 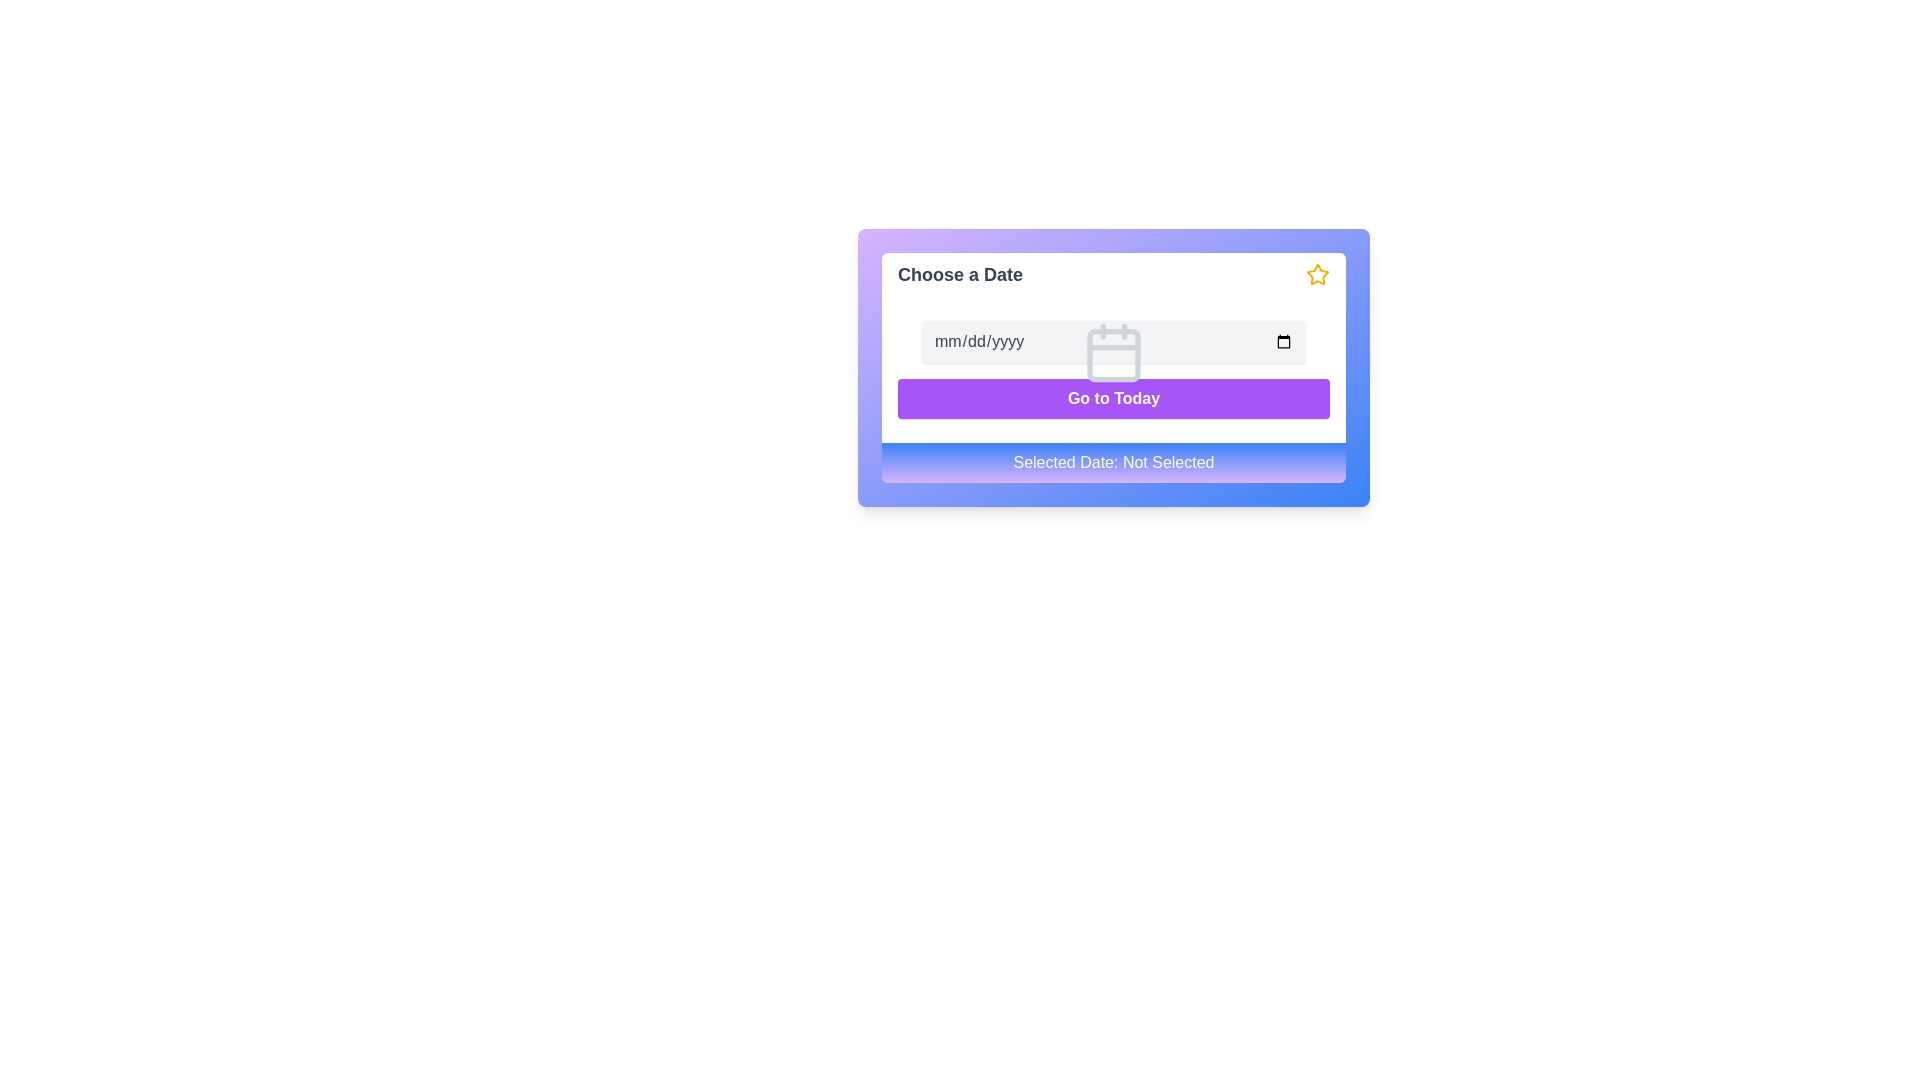 What do you see at coordinates (1112, 398) in the screenshot?
I see `the 'Go to Today' button, which is styled with white text on a vibrant purple background and rounded corners, to observe its hover effects` at bounding box center [1112, 398].